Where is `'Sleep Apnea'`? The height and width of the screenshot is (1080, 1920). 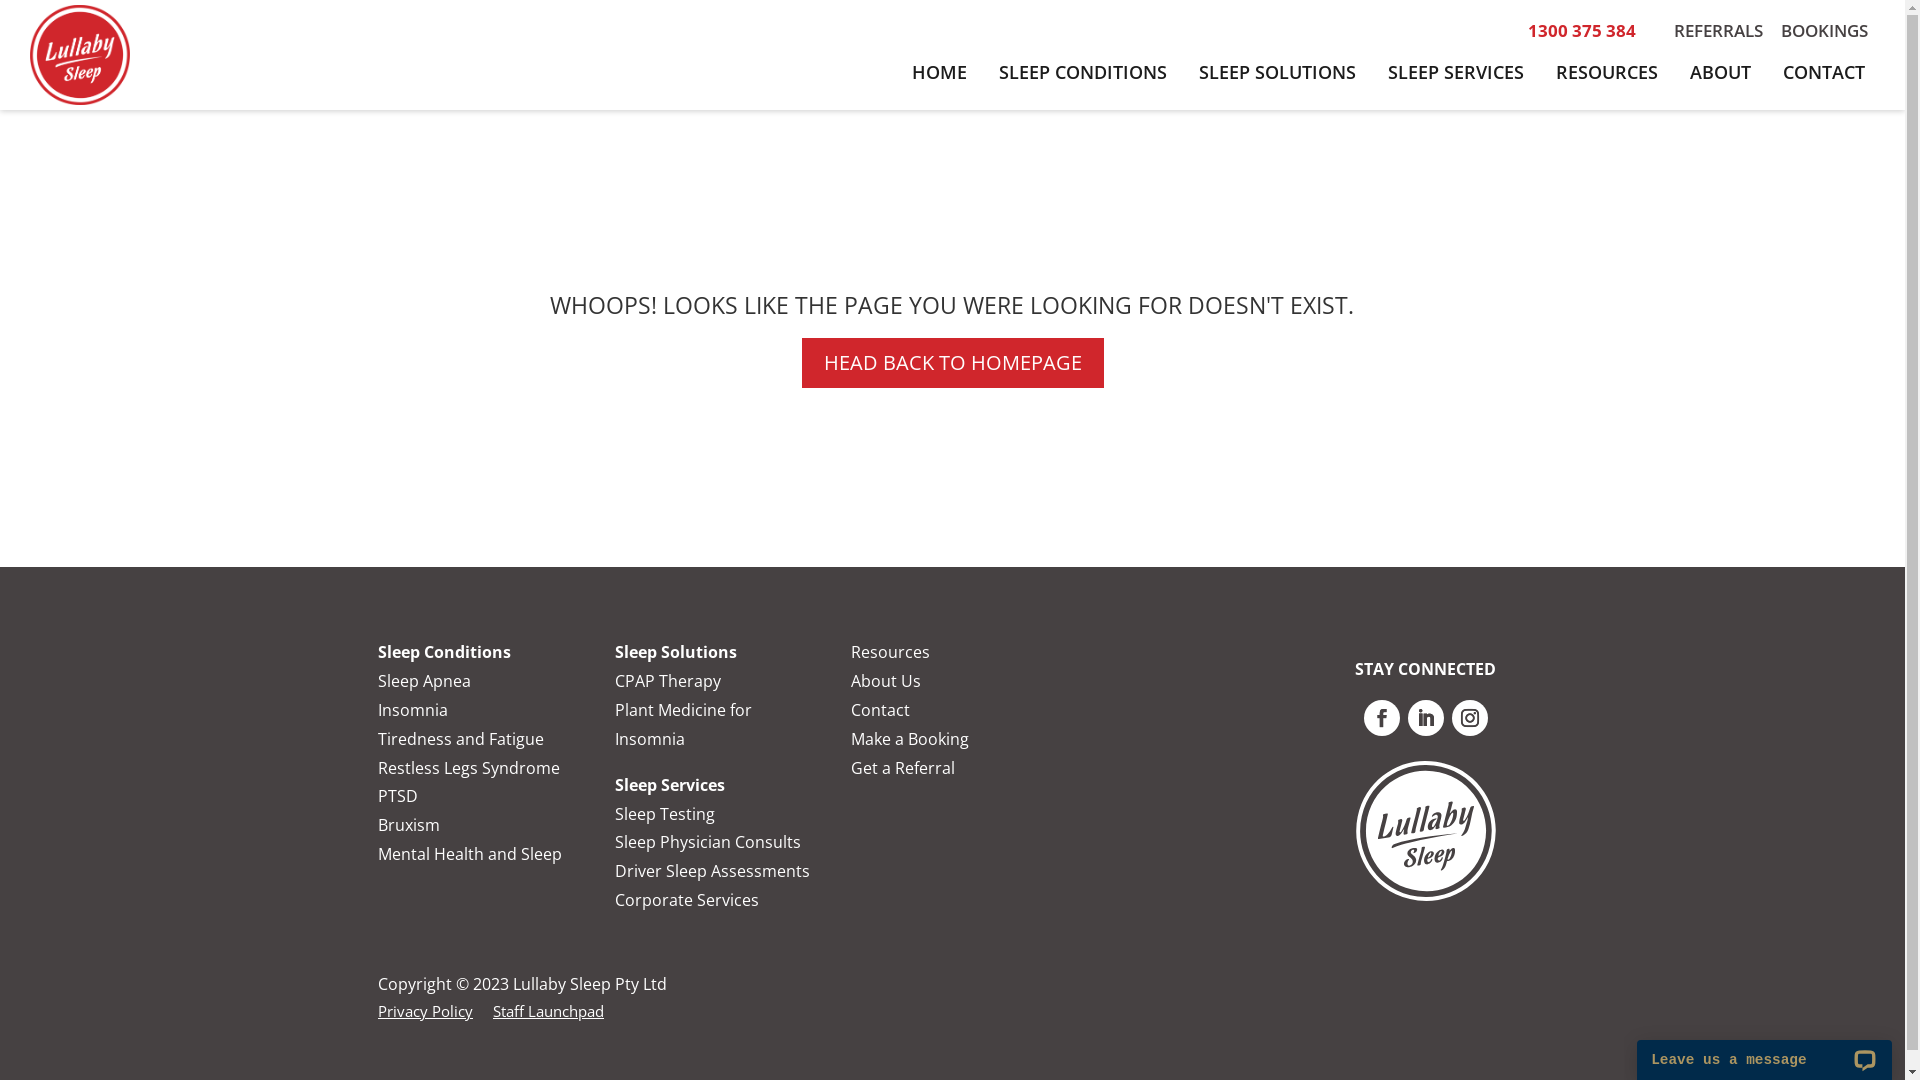 'Sleep Apnea' is located at coordinates (423, 680).